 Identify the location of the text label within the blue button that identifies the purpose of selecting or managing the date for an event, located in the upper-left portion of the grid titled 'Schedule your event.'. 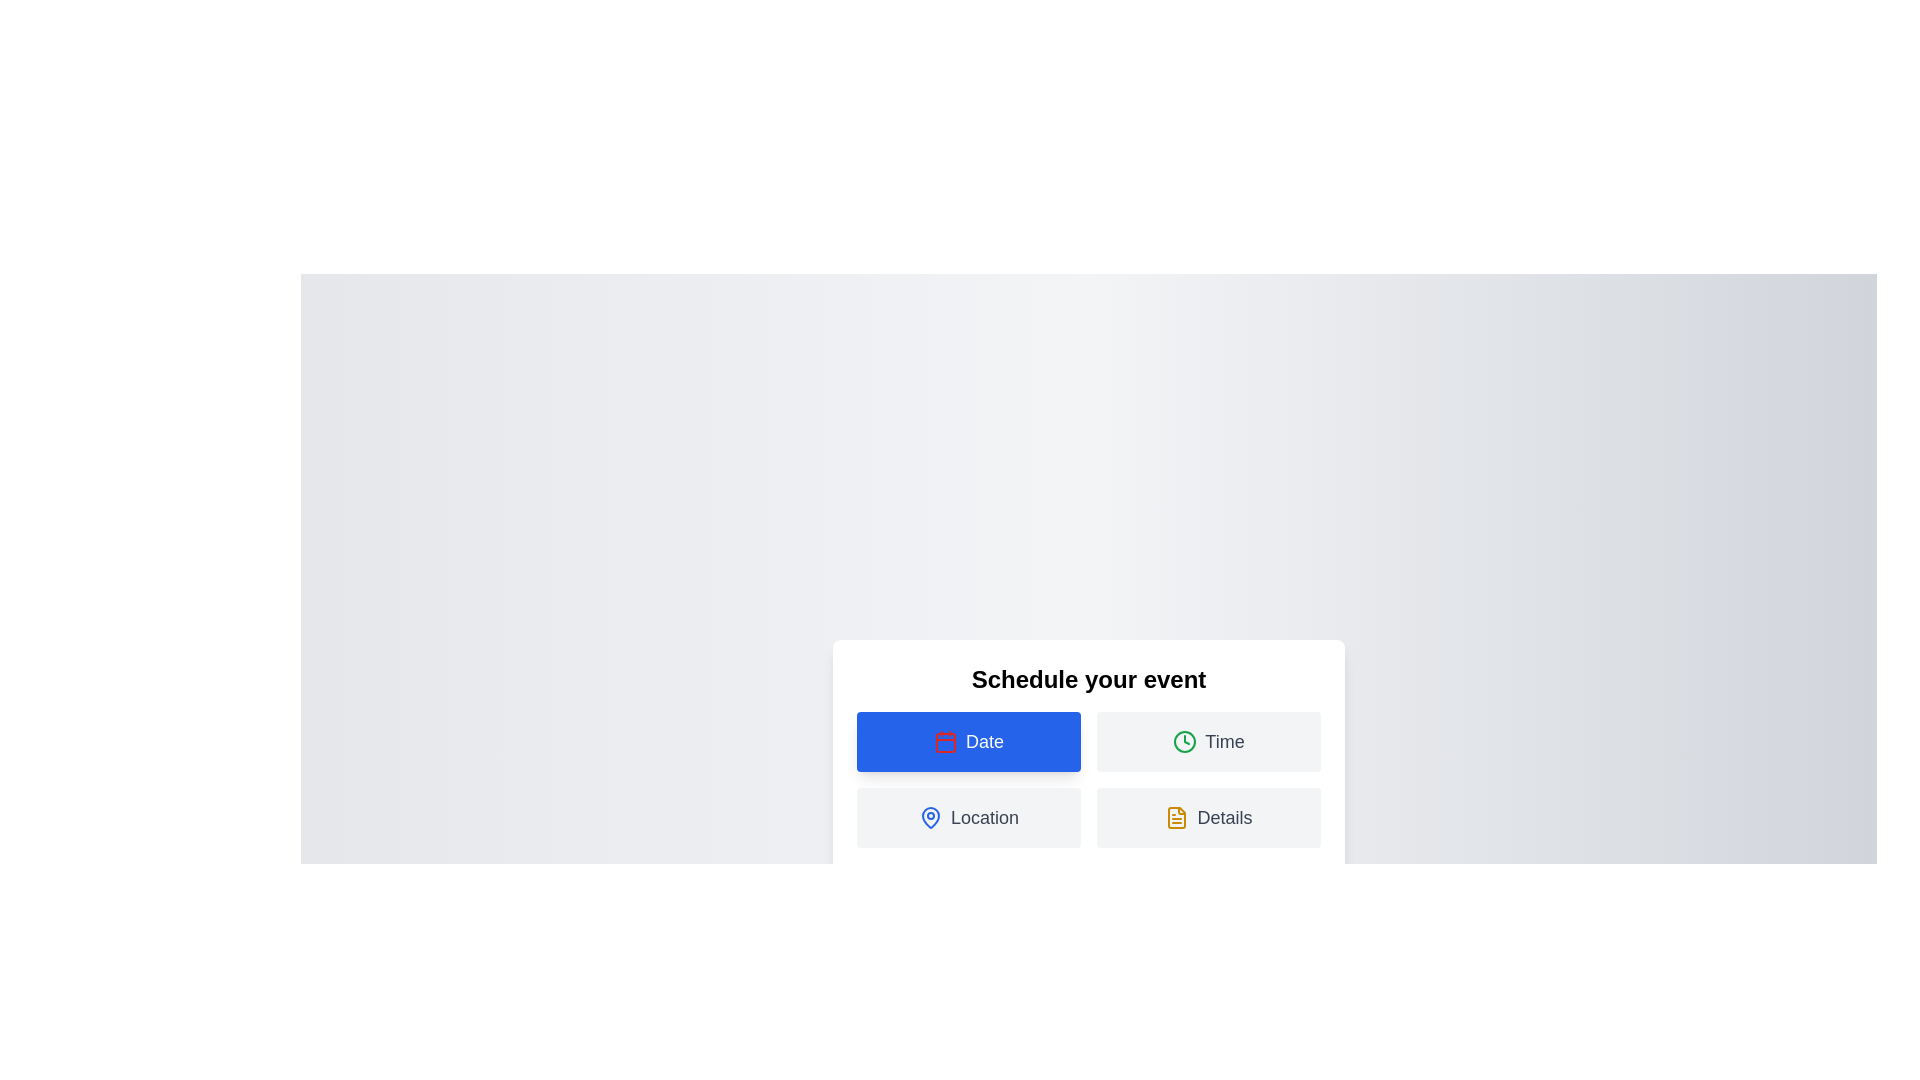
(984, 741).